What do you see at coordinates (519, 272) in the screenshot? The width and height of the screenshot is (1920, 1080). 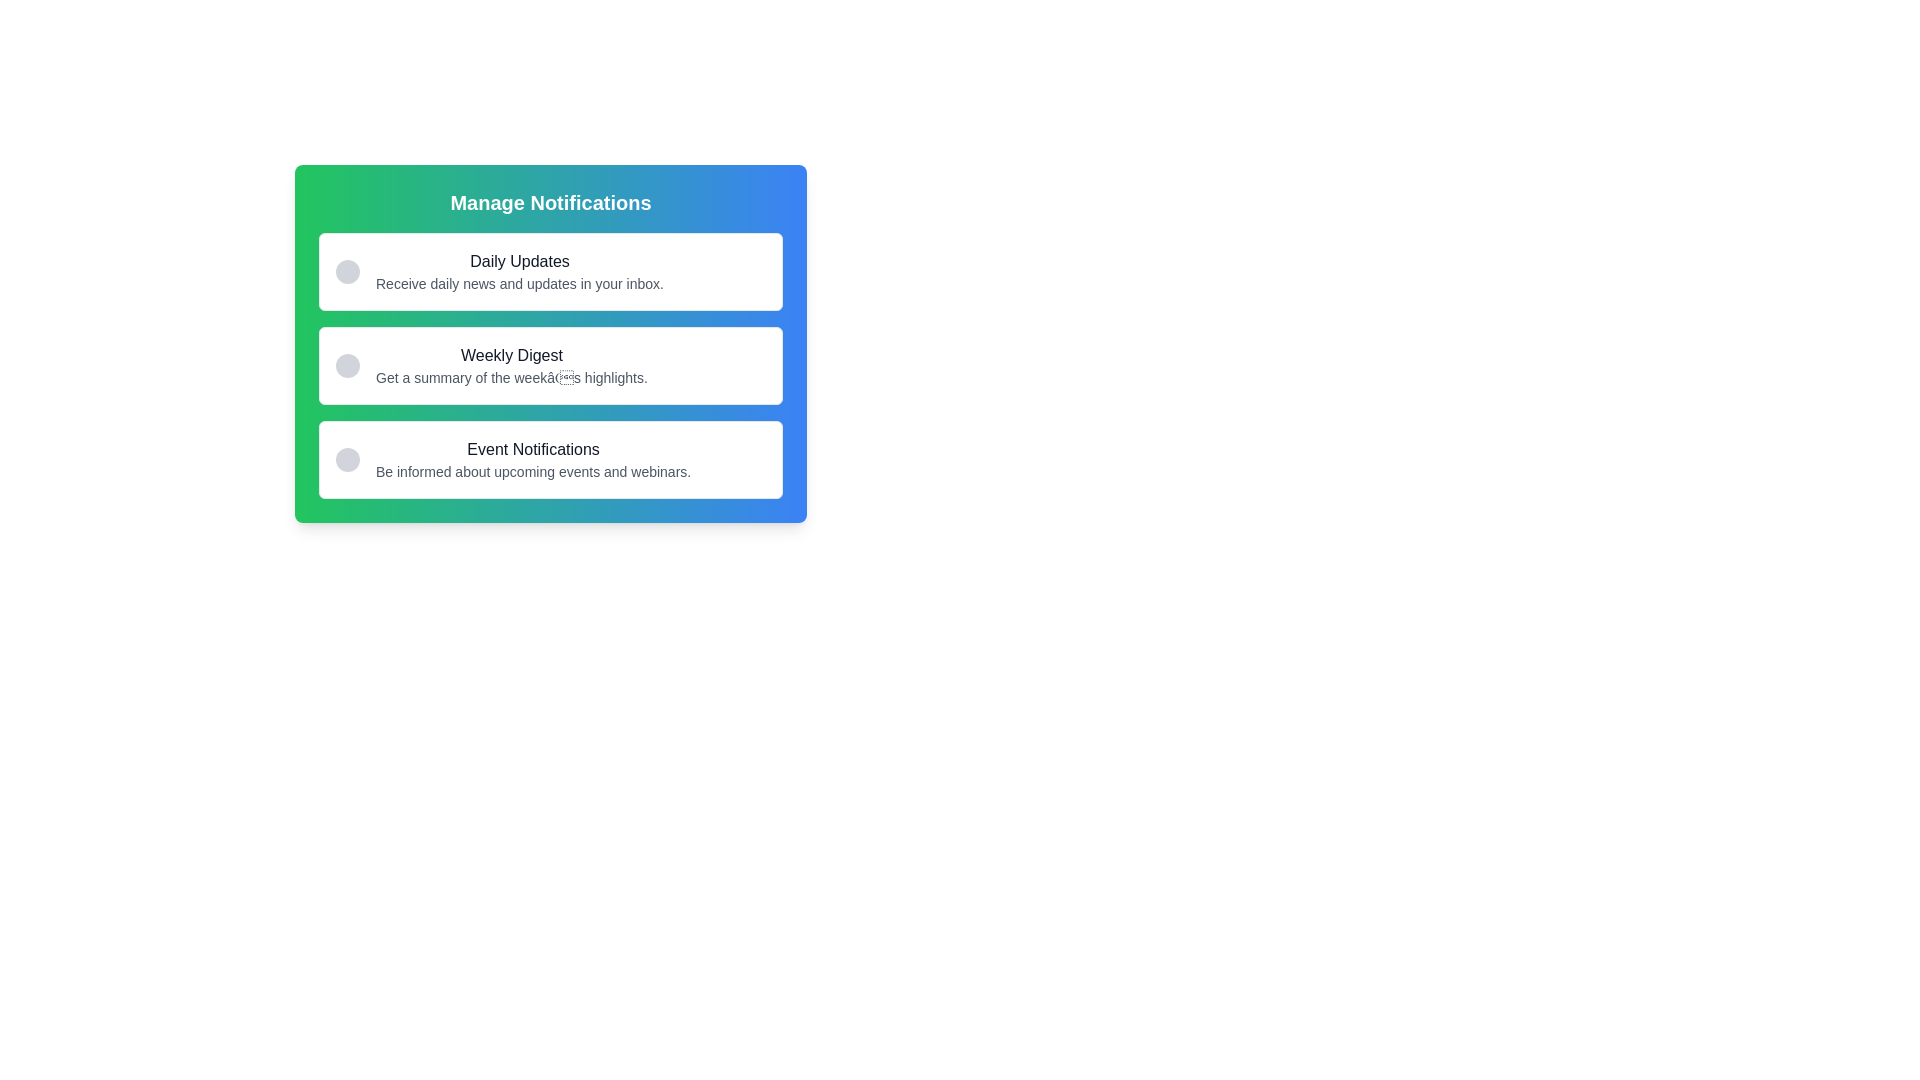 I see `the 'Daily Updates' notification subscription option in the first notification card under 'Manage Notifications'` at bounding box center [519, 272].